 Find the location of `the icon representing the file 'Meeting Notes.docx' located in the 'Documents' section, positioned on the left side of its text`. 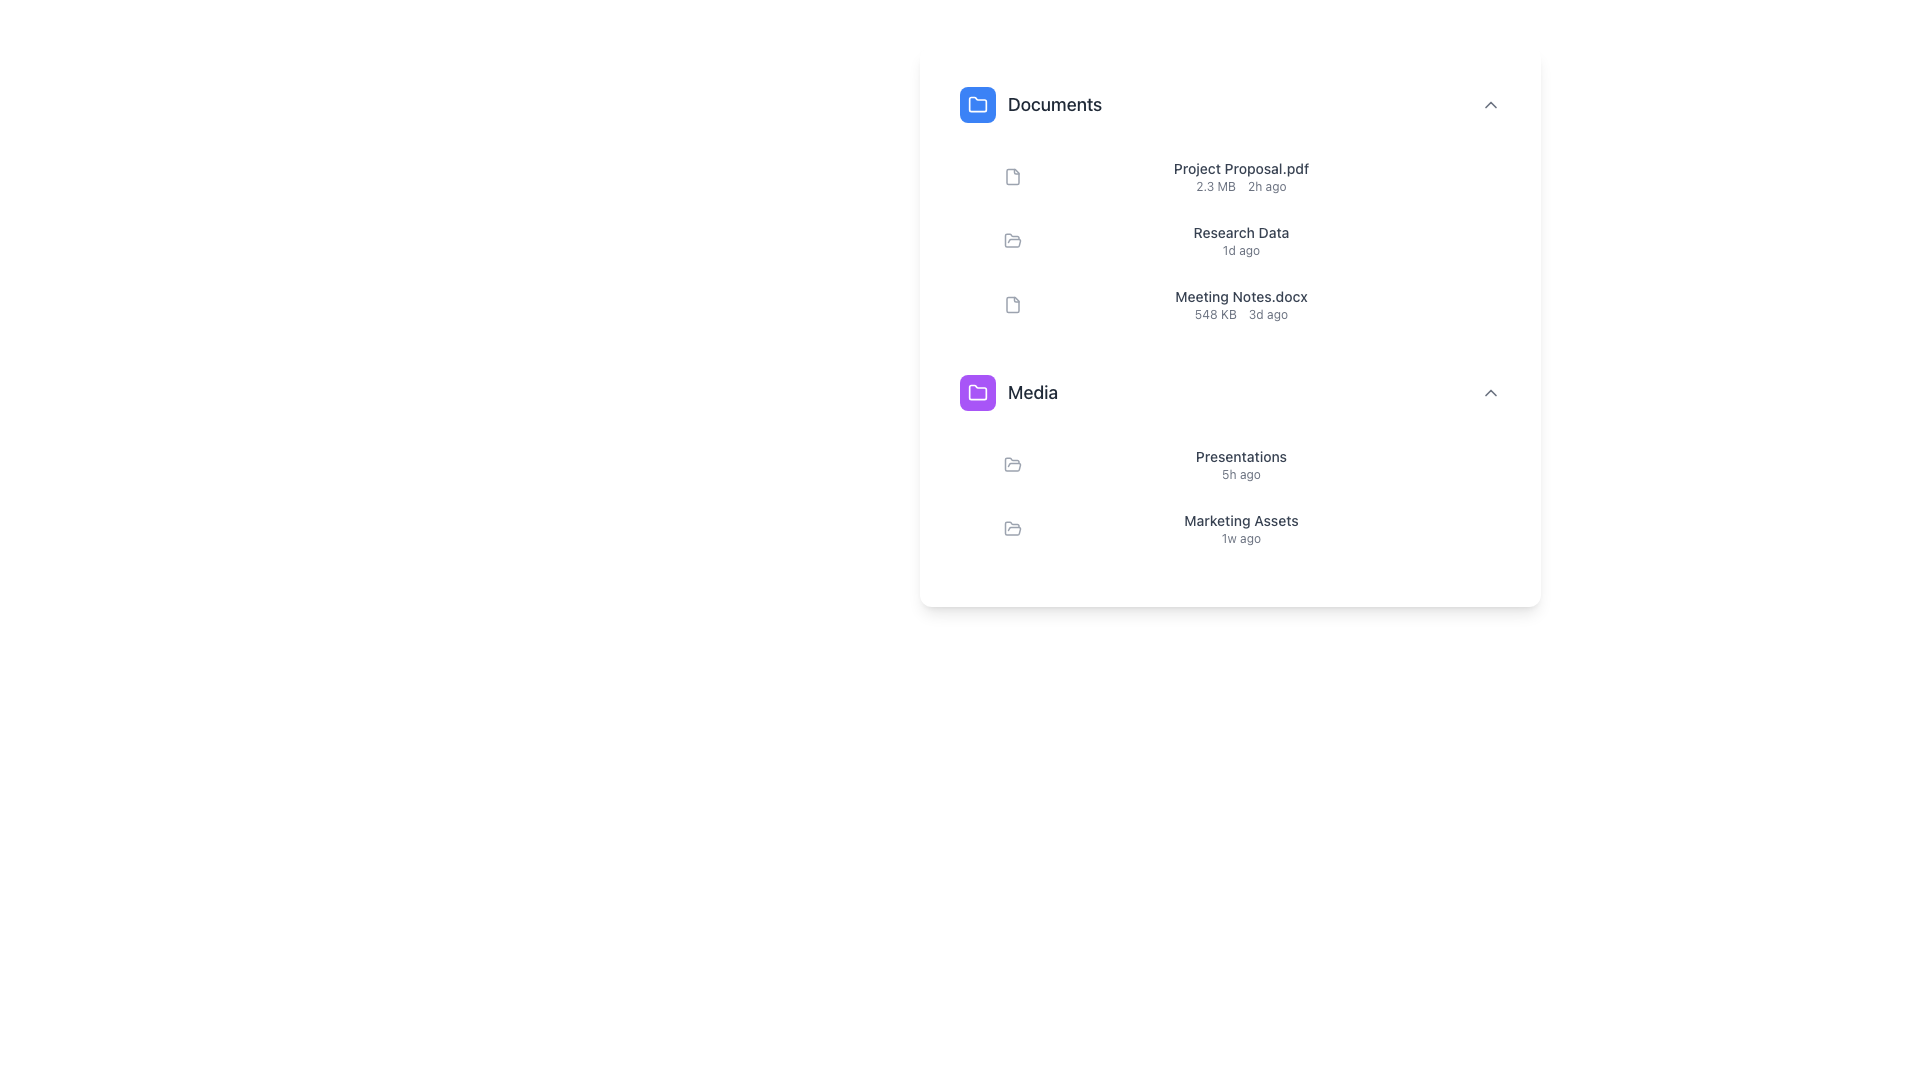

the icon representing the file 'Meeting Notes.docx' located in the 'Documents' section, positioned on the left side of its text is located at coordinates (1012, 304).